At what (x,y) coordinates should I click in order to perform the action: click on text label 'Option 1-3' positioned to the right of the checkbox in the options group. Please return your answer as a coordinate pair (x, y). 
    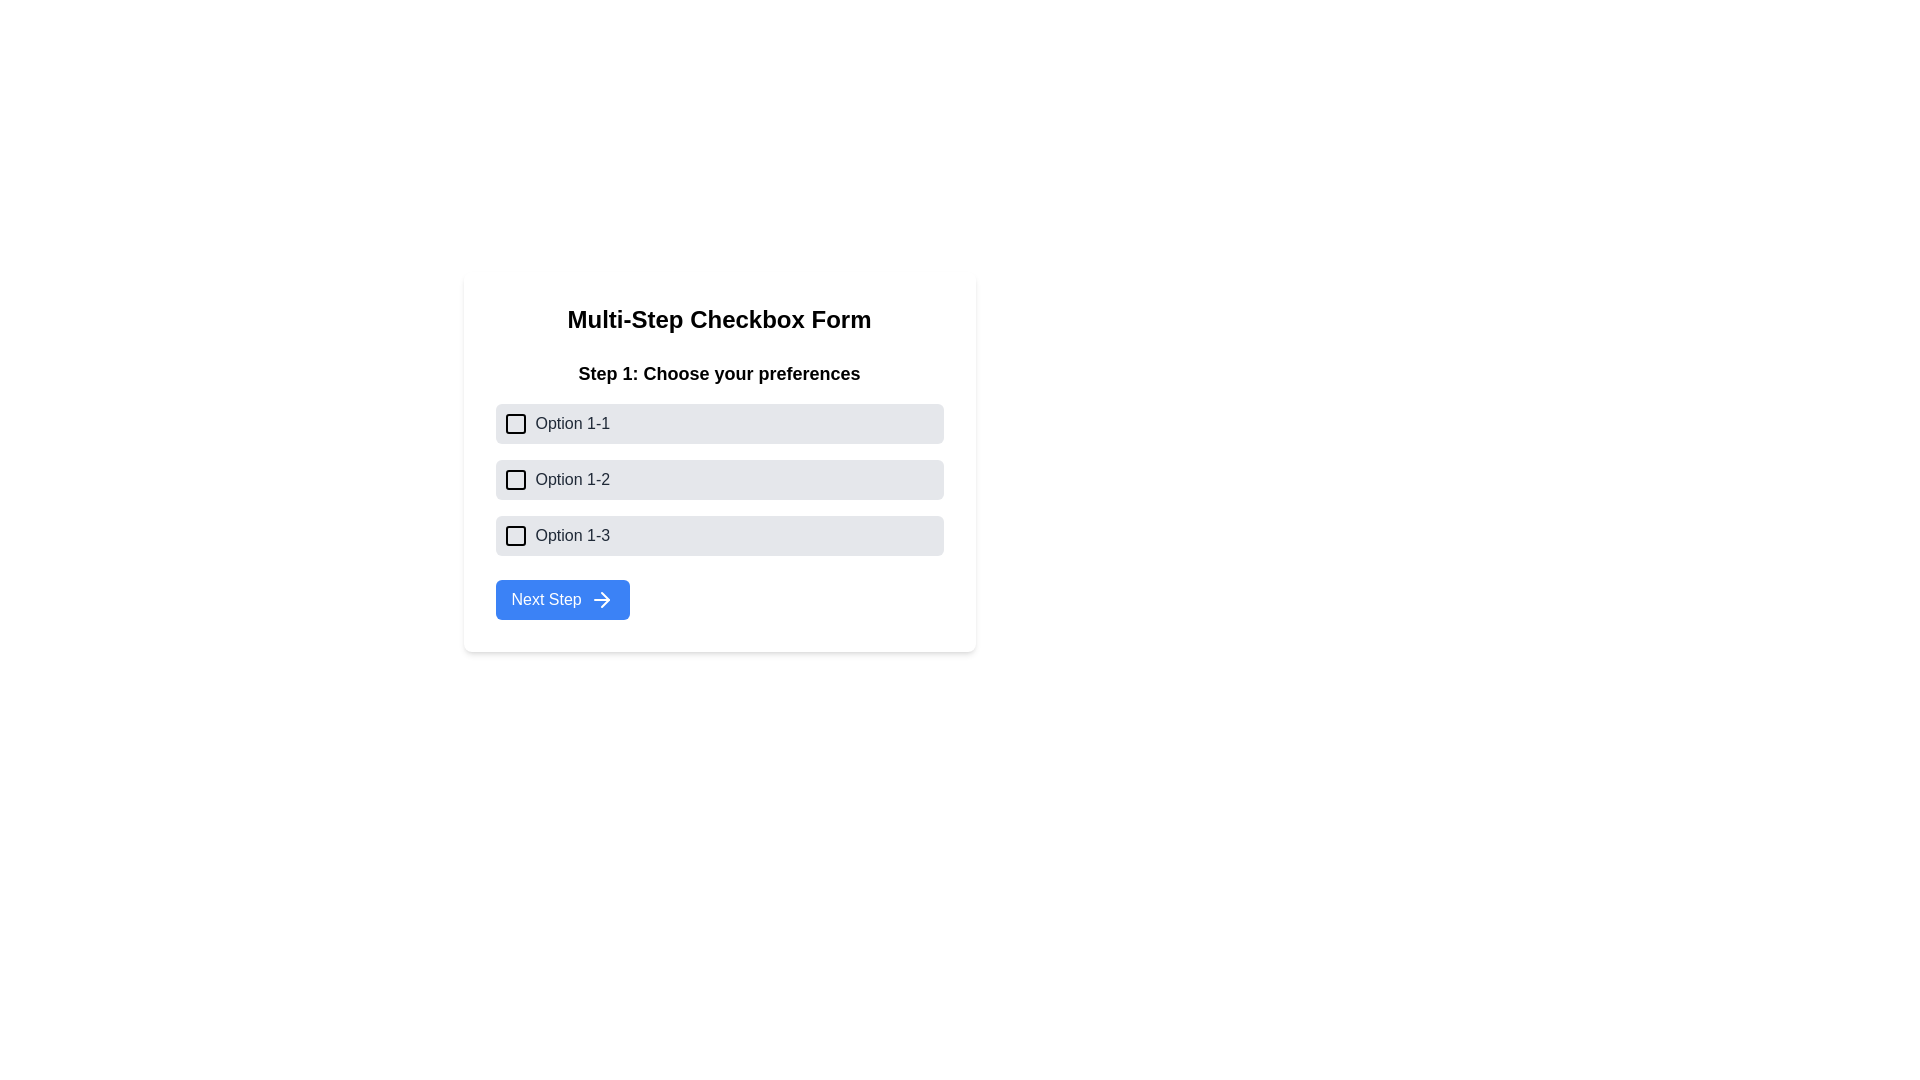
    Looking at the image, I should click on (571, 535).